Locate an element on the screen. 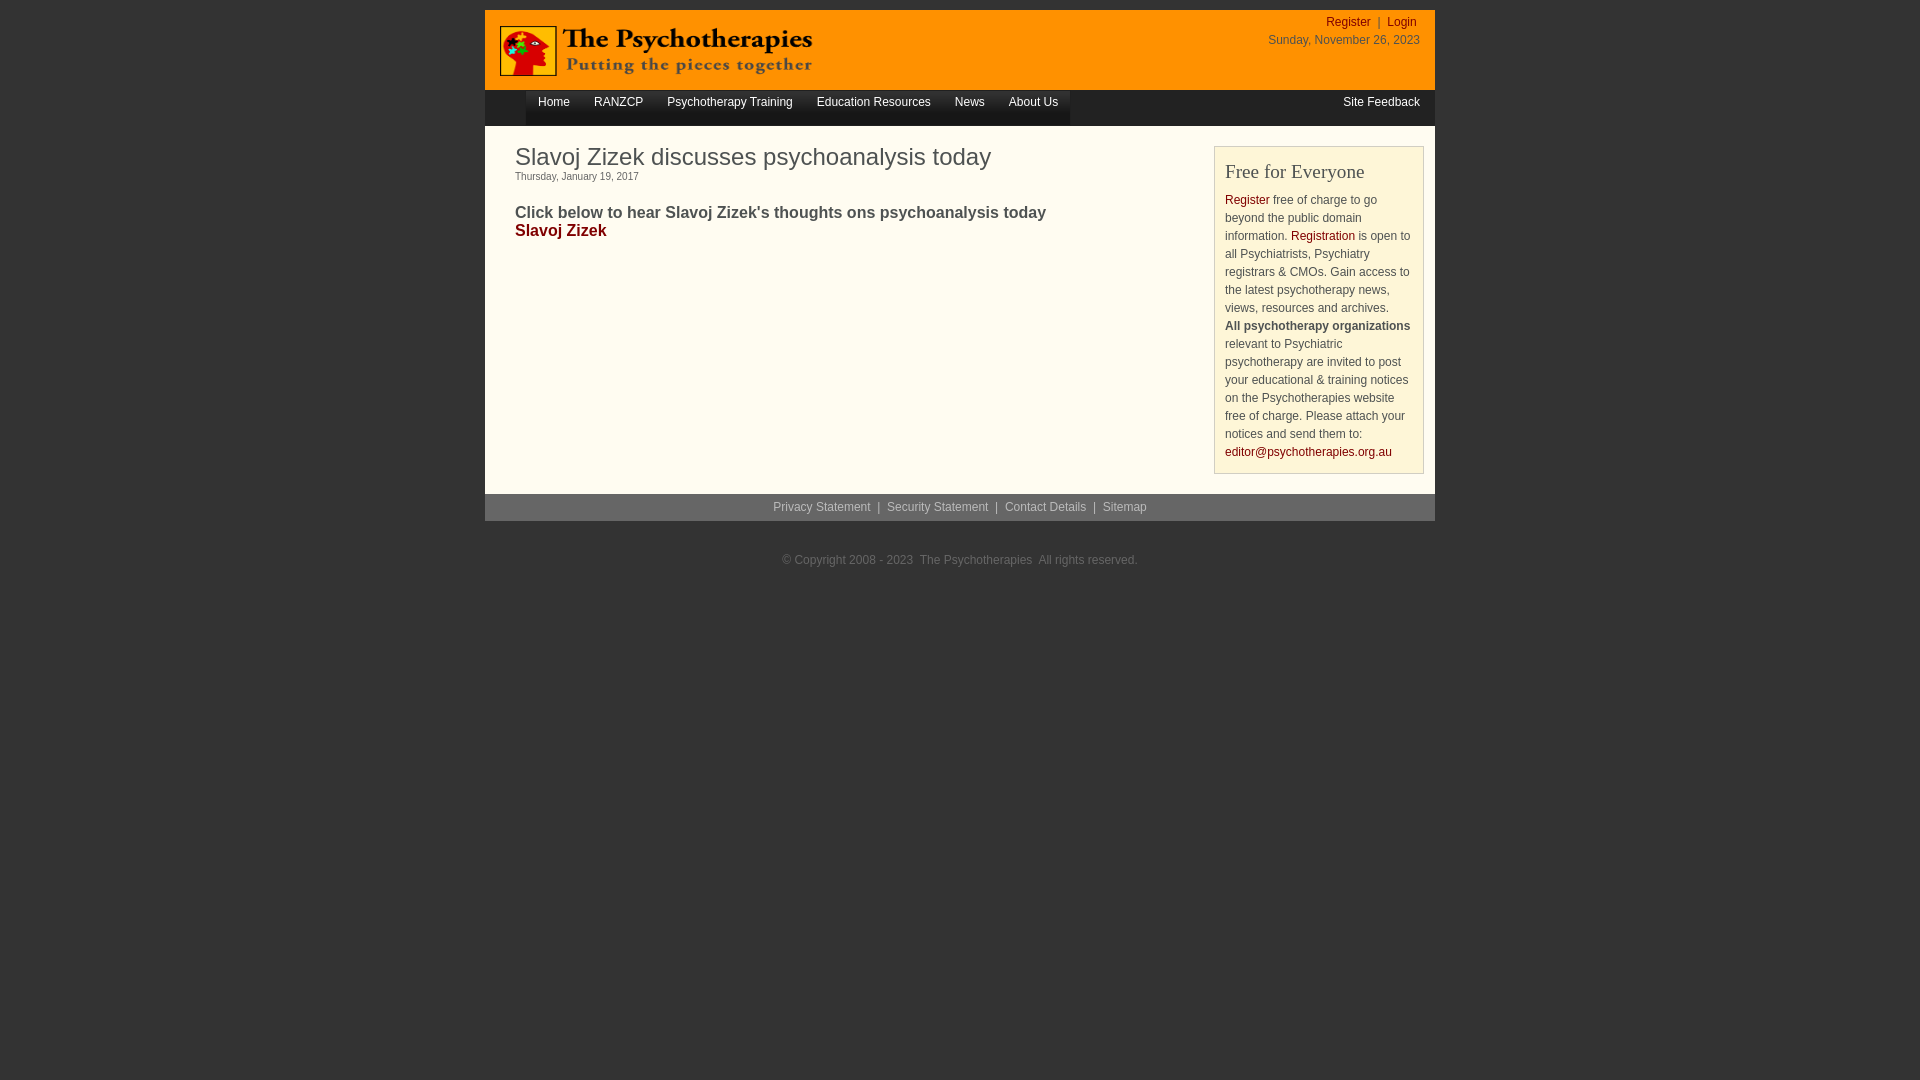  'Registration' is located at coordinates (1323, 234).